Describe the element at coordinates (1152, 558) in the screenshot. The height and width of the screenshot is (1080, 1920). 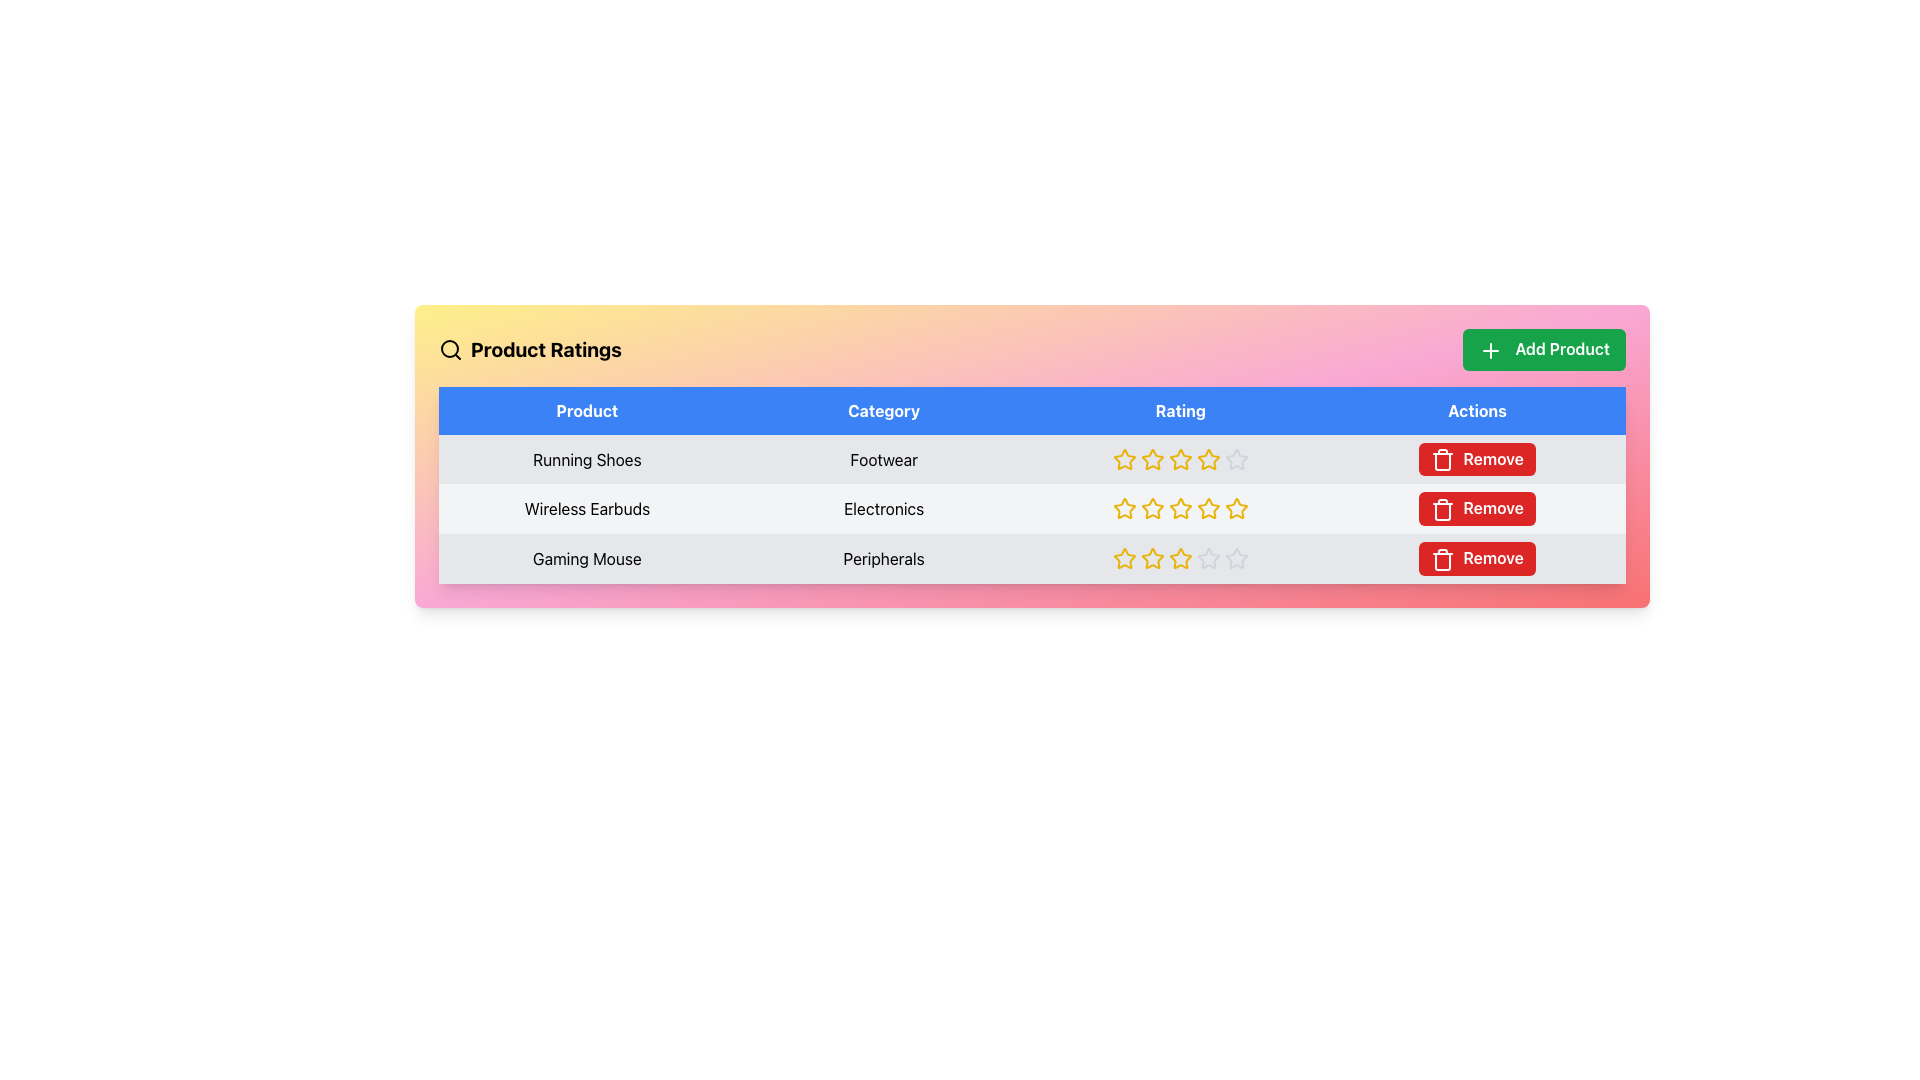
I see `the star-shaped rating icon for the 'Gaming Mouse'` at that location.